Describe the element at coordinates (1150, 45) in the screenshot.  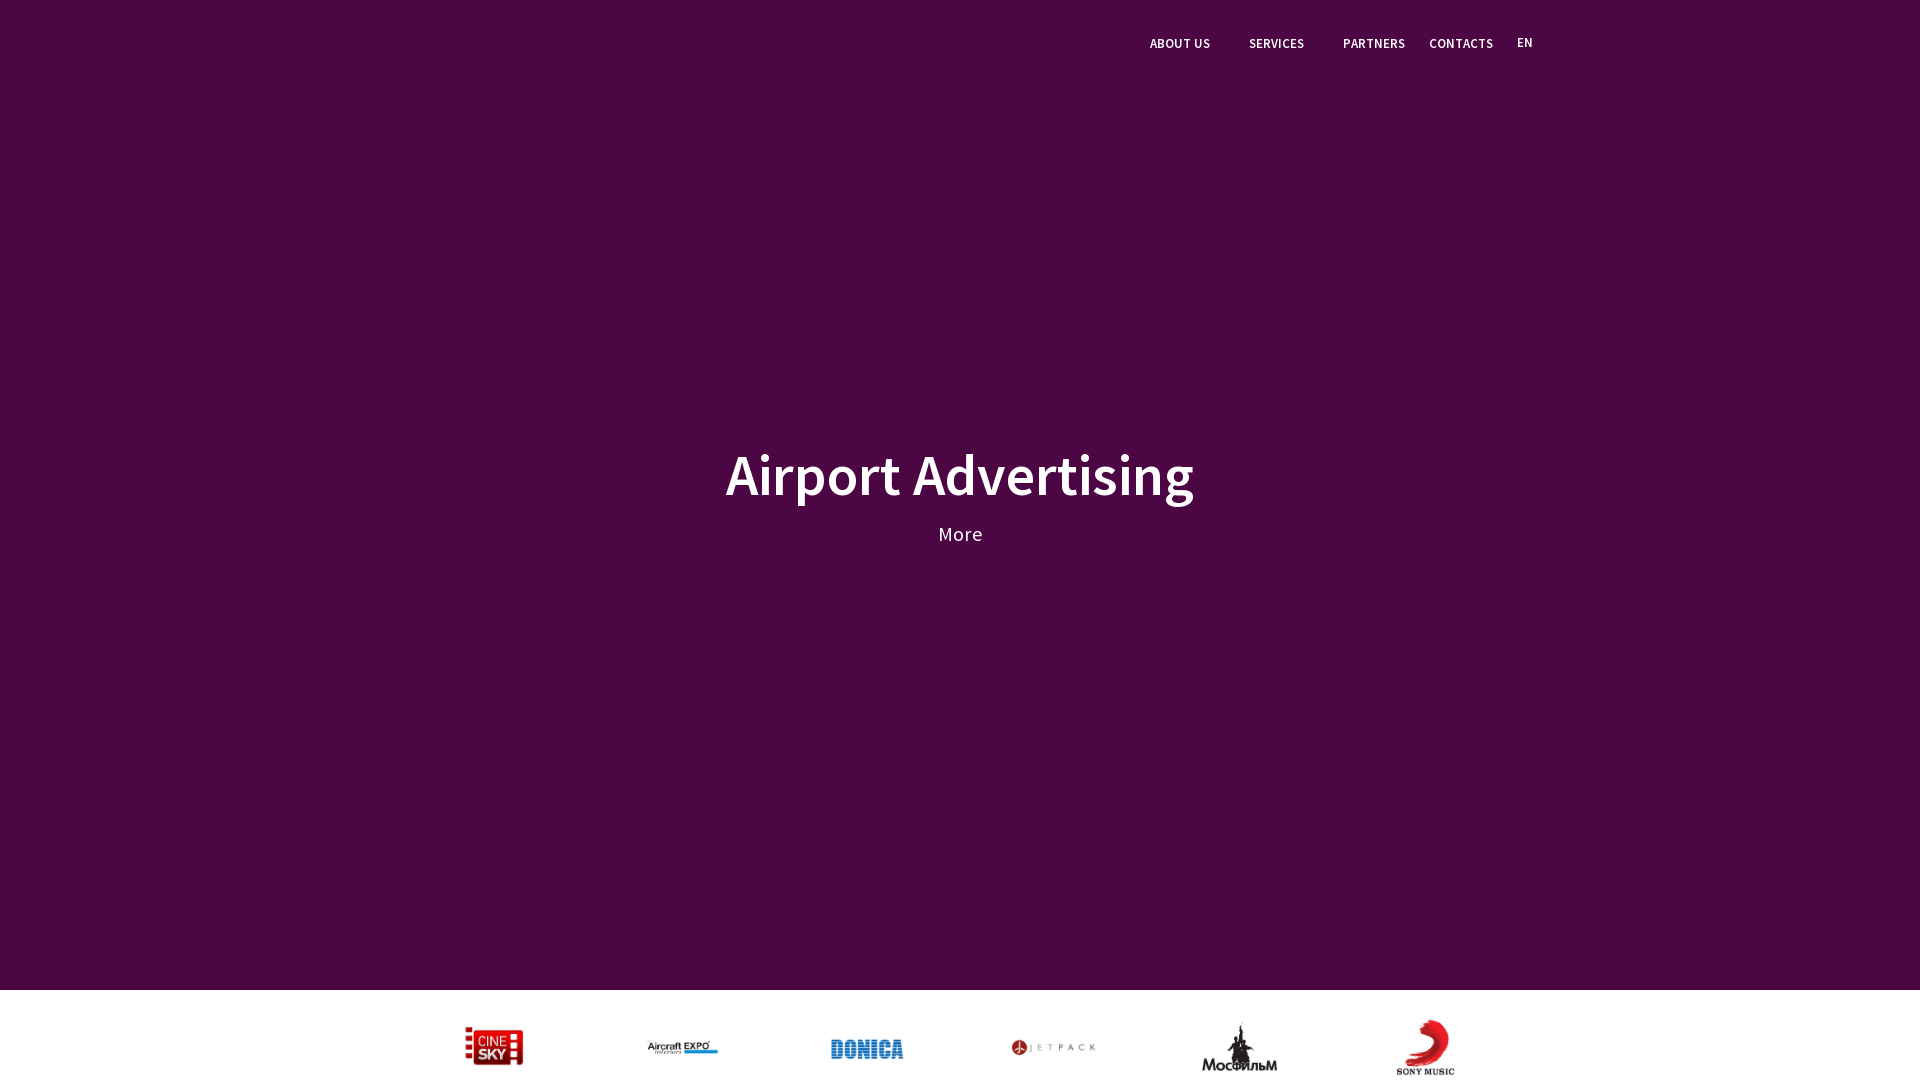
I see `'ABOUT US'` at that location.